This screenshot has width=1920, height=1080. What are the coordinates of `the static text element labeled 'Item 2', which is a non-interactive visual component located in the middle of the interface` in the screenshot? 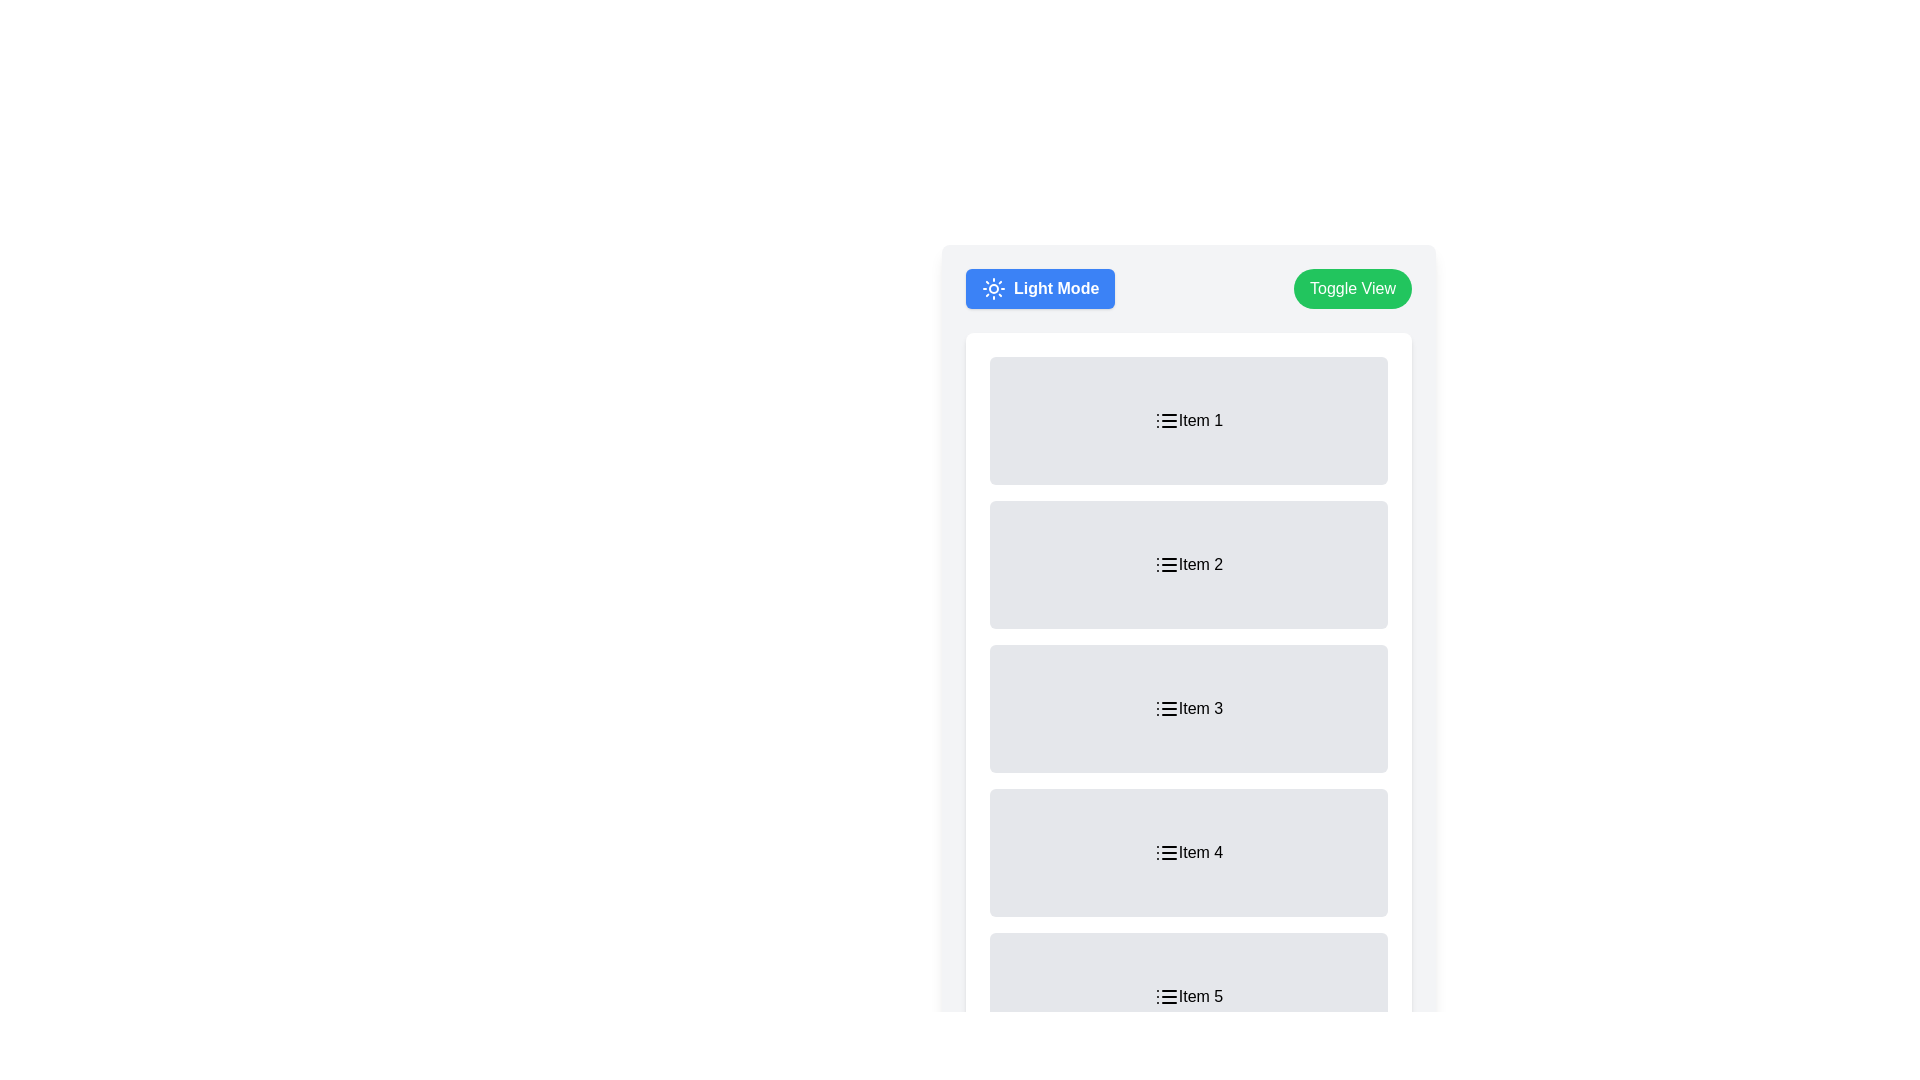 It's located at (1189, 564).